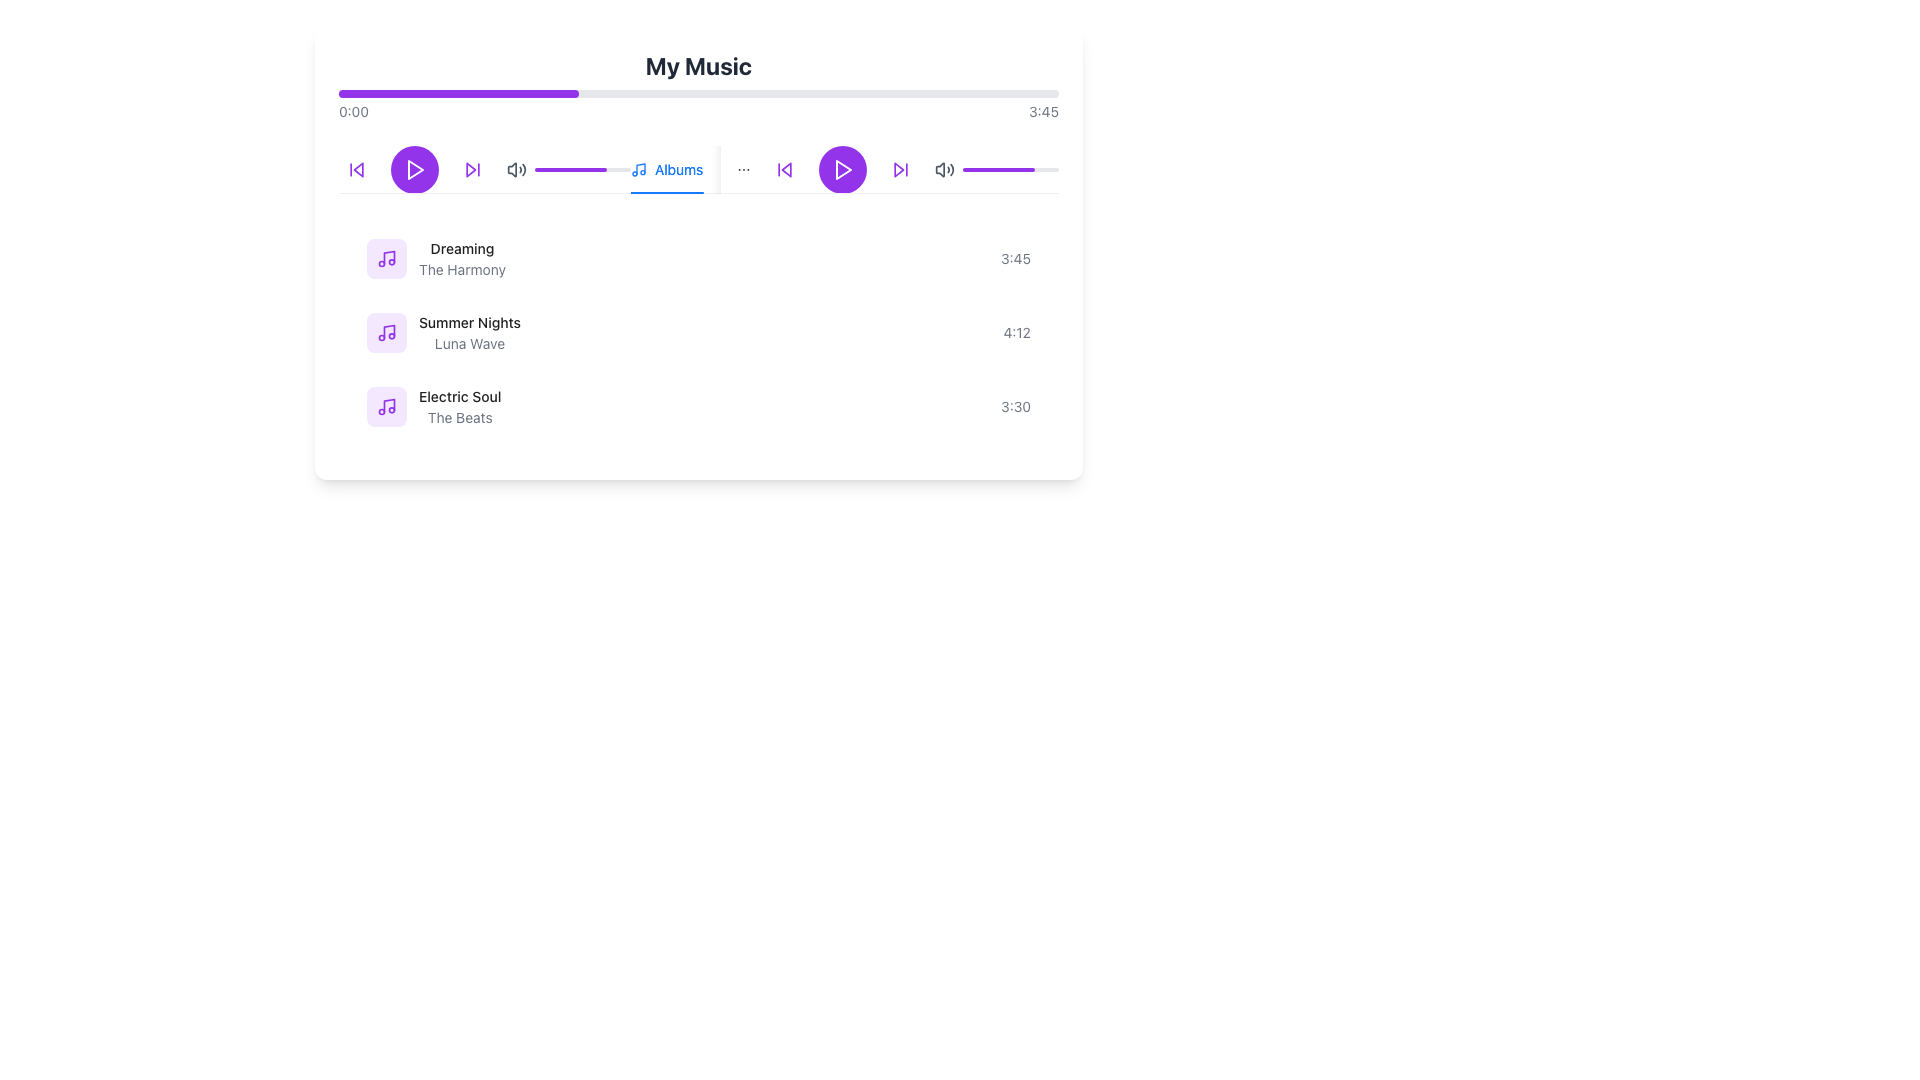 The height and width of the screenshot is (1080, 1920). Describe the element at coordinates (387, 331) in the screenshot. I see `the decorative music note icon with a light purple background located to the left of the text 'Summer Nights' in the music list` at that location.